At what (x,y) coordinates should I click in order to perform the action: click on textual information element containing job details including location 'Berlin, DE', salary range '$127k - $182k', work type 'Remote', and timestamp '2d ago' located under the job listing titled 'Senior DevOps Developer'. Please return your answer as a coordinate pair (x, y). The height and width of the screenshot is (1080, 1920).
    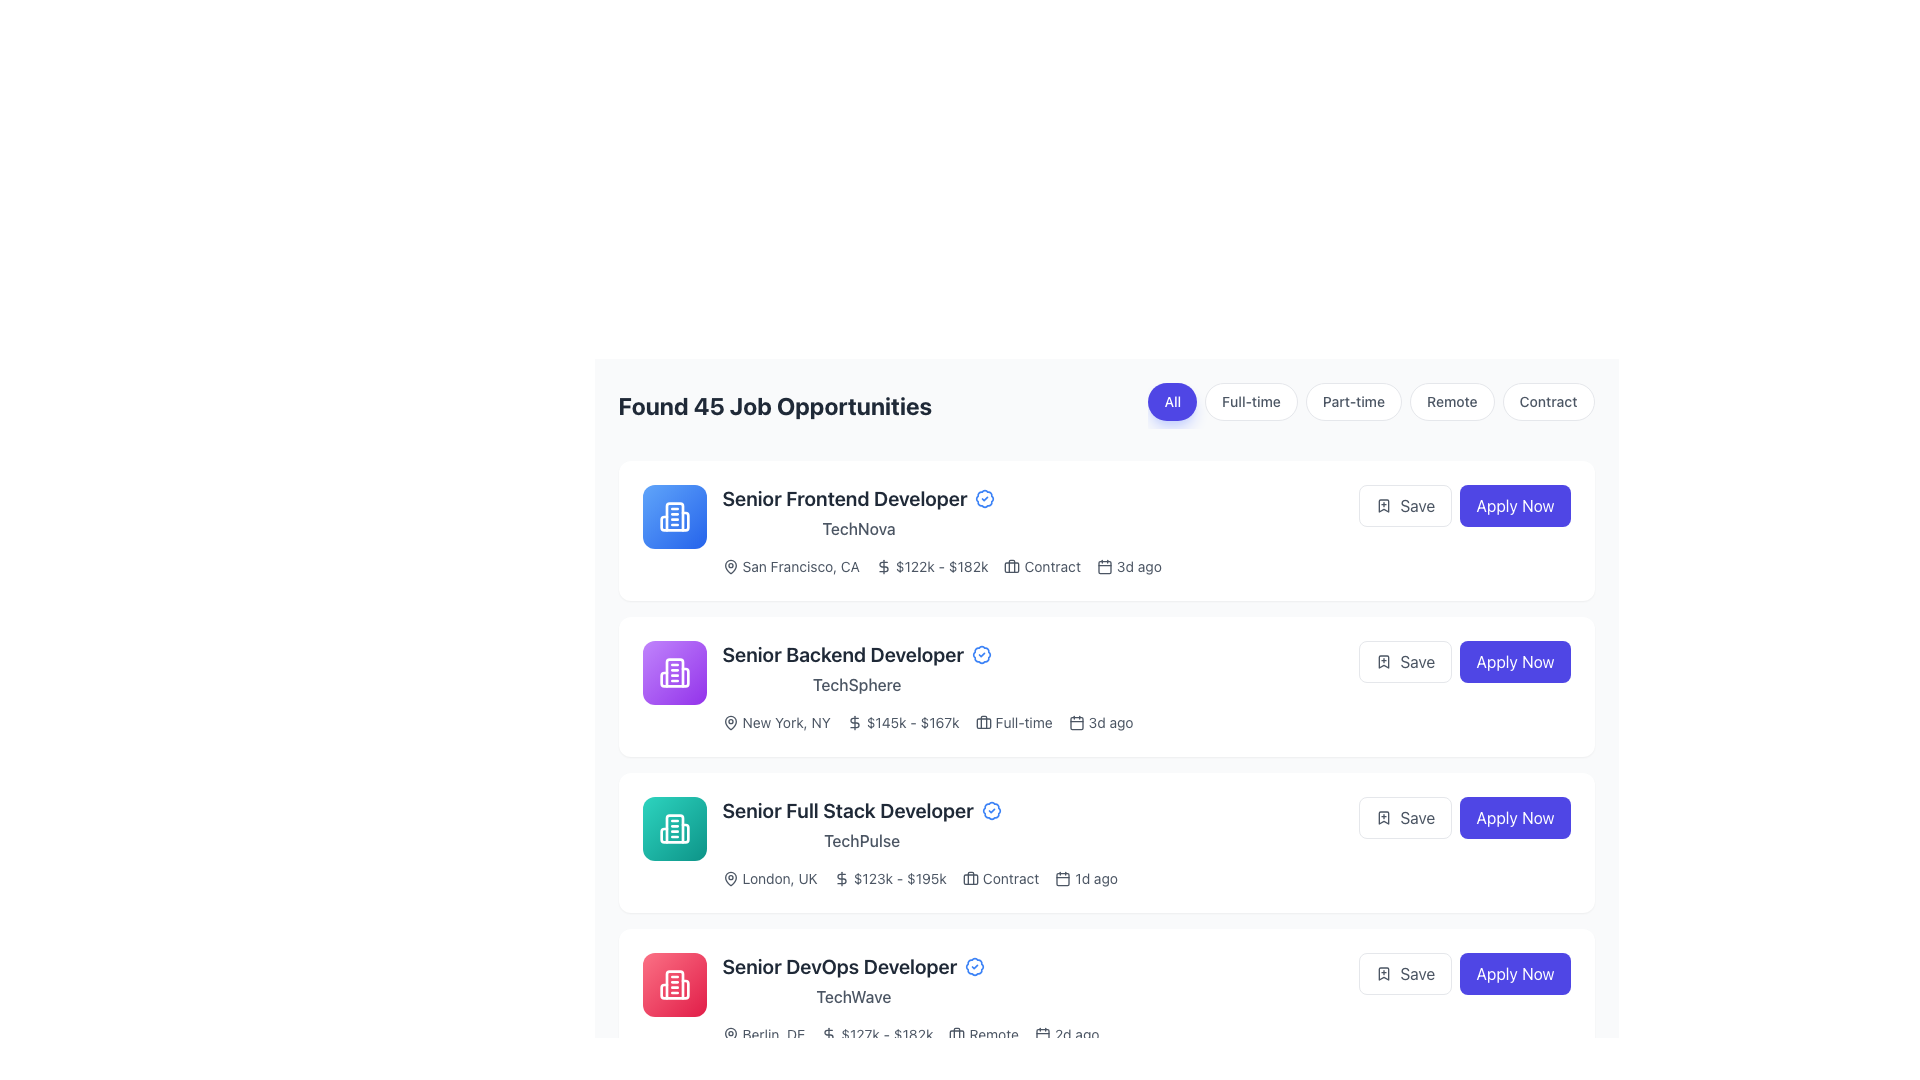
    Looking at the image, I should click on (1146, 1034).